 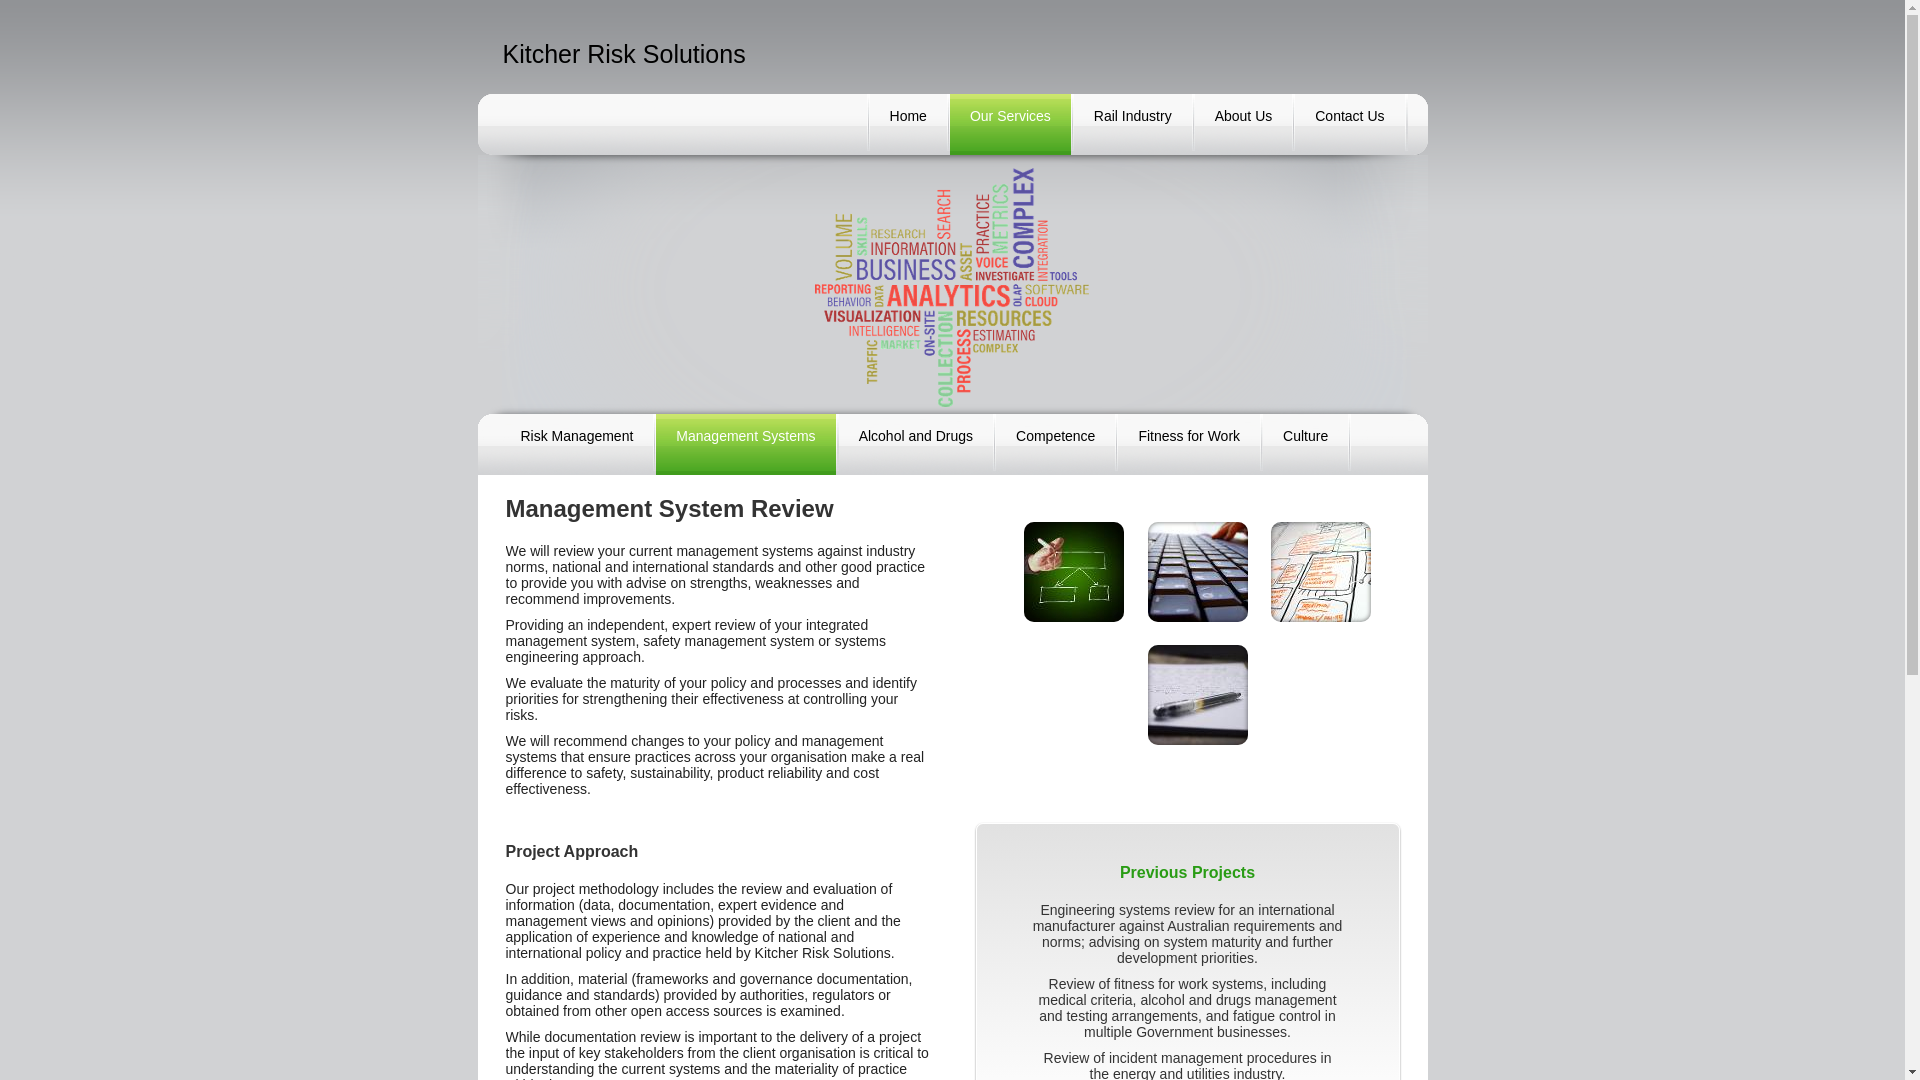 I want to click on 'Home', so click(x=907, y=124).